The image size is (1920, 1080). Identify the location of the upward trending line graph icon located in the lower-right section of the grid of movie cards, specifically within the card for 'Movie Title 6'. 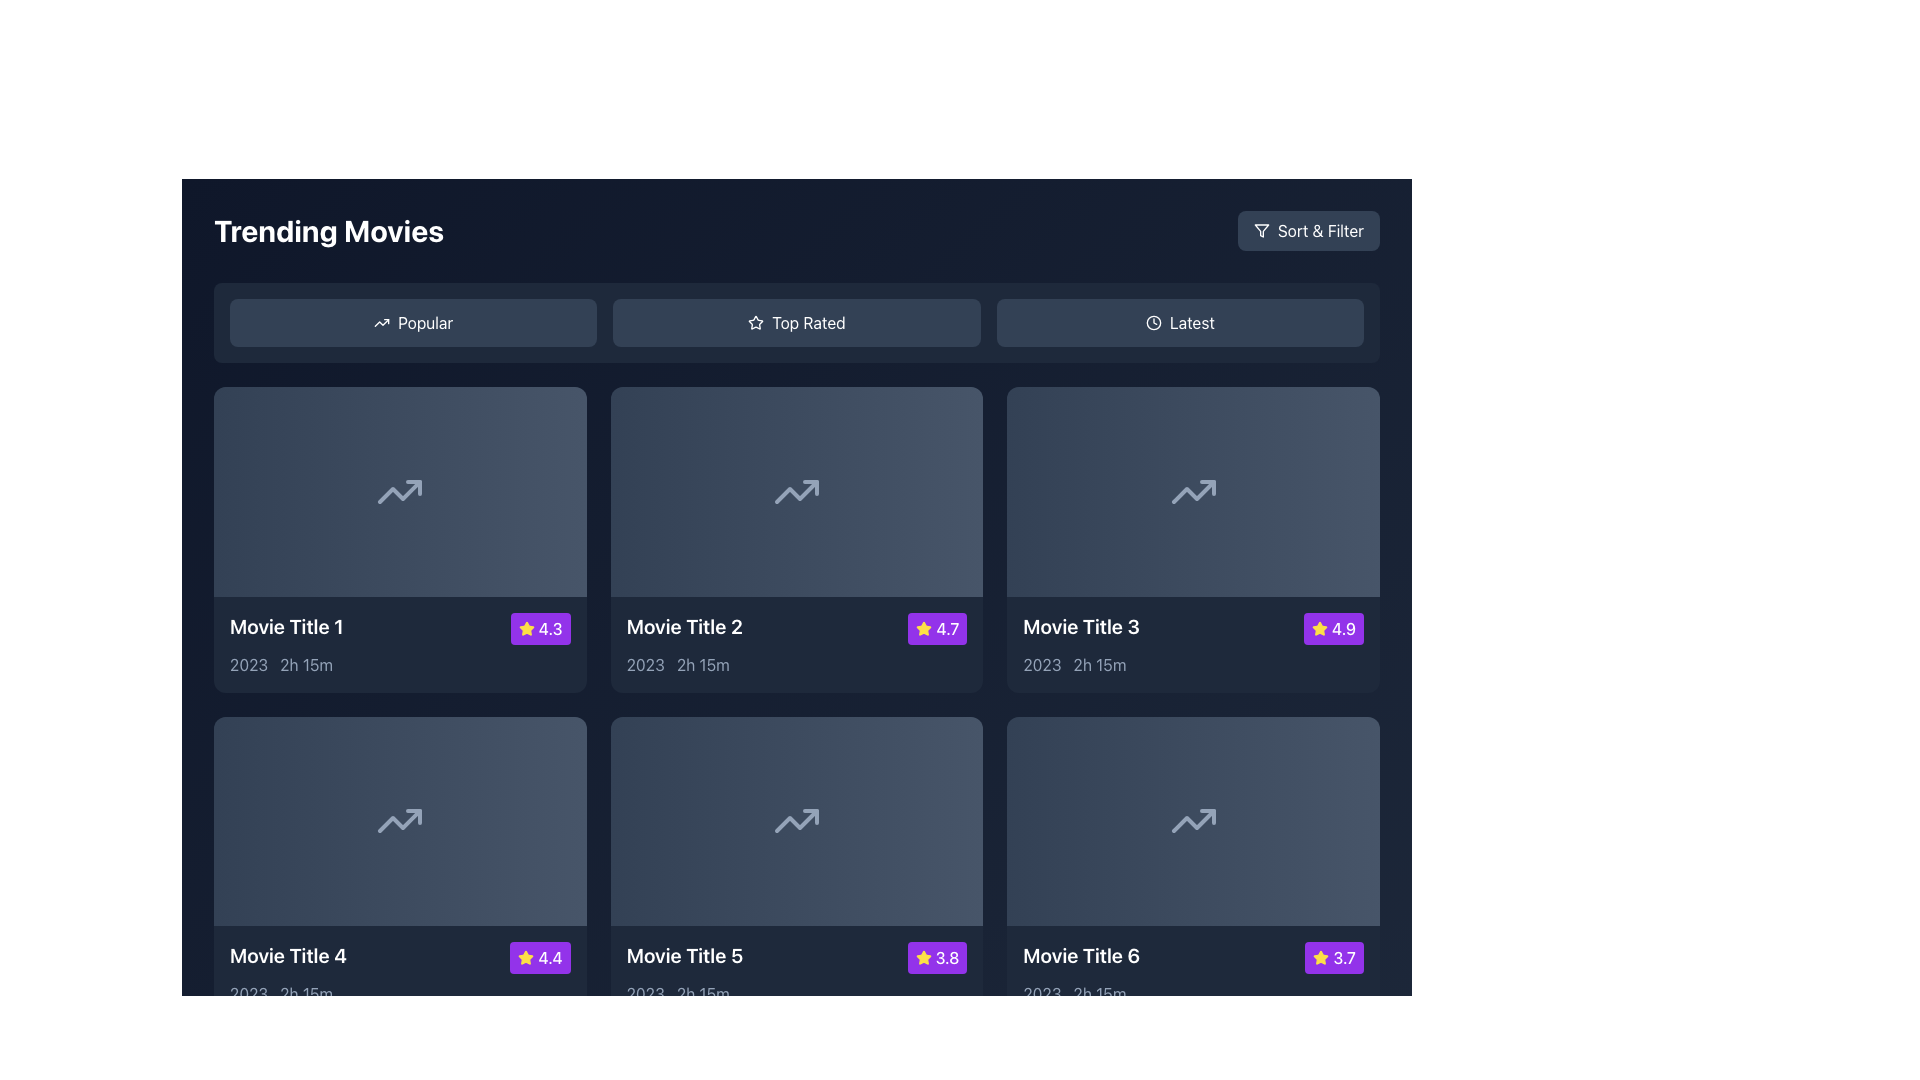
(1193, 821).